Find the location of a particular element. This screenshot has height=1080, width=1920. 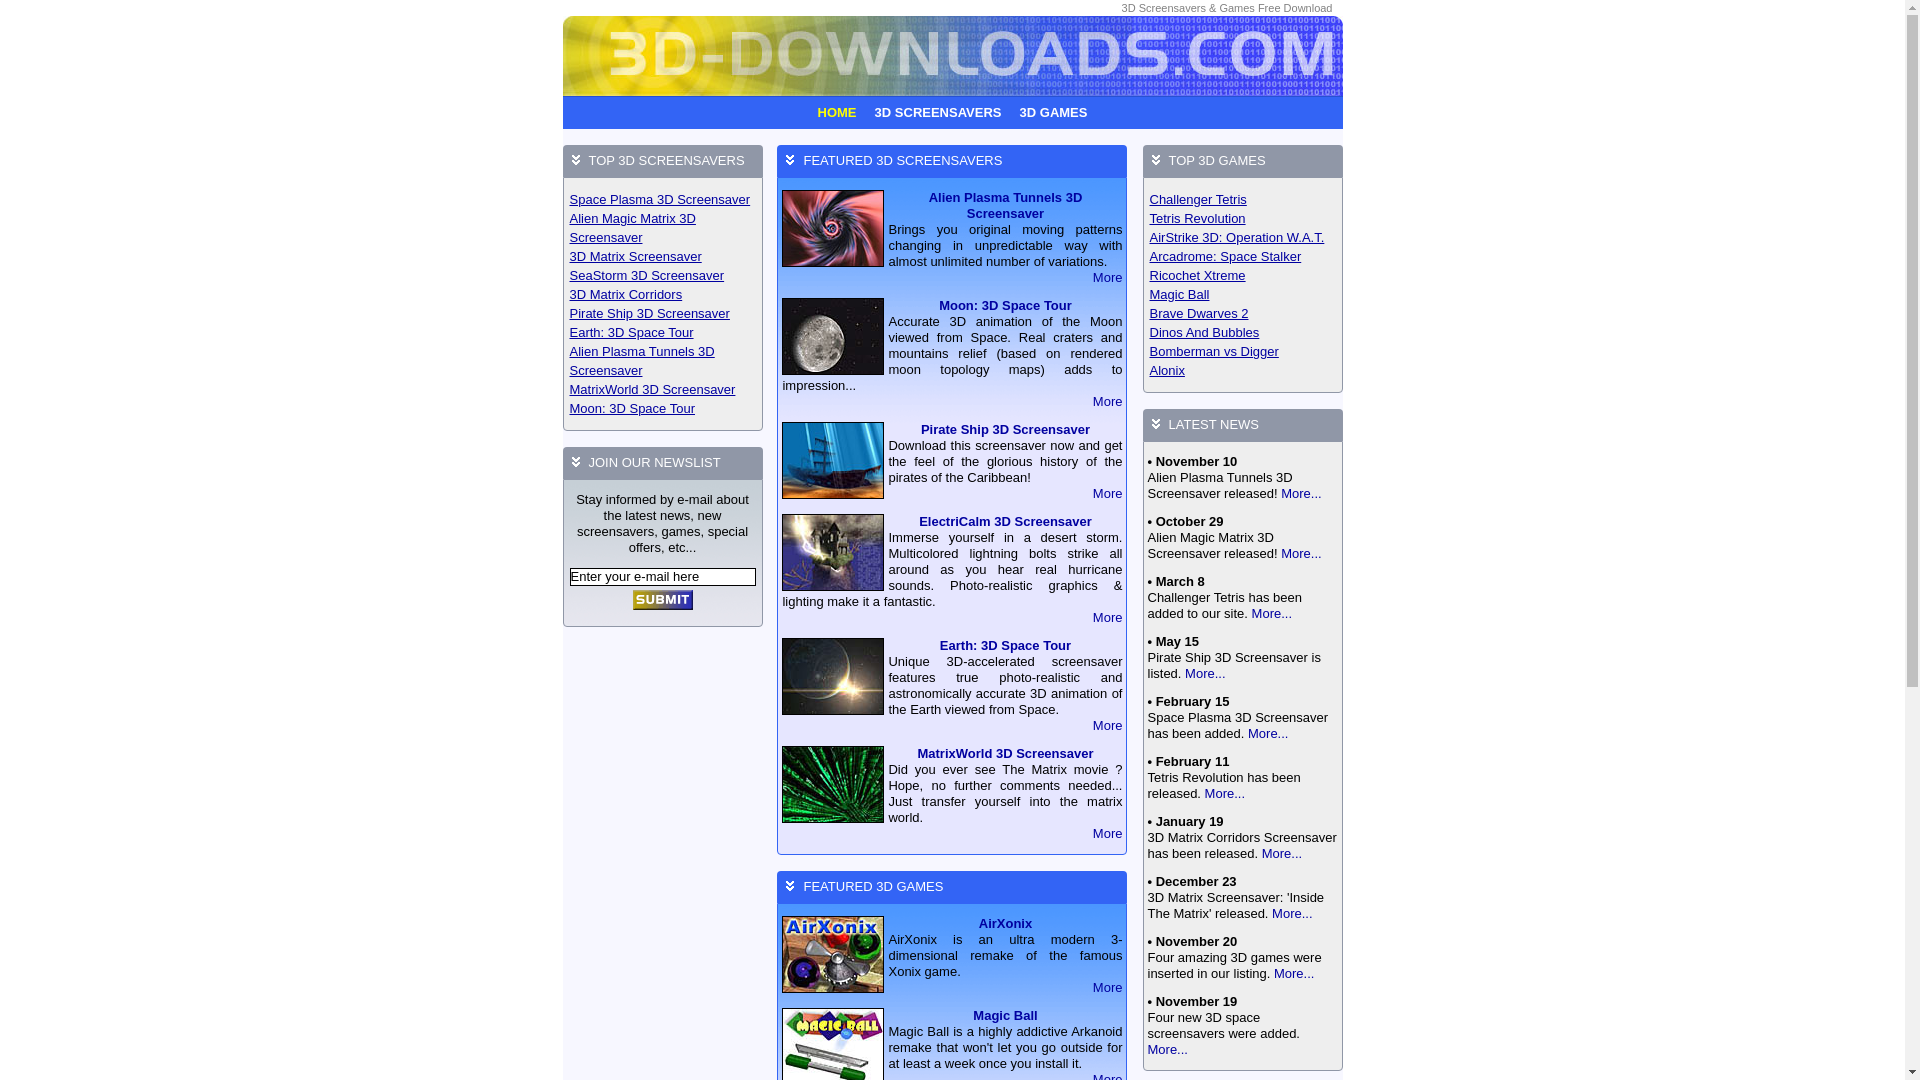

'AirStrike 3D: Operation W.A.T.' is located at coordinates (1242, 236).